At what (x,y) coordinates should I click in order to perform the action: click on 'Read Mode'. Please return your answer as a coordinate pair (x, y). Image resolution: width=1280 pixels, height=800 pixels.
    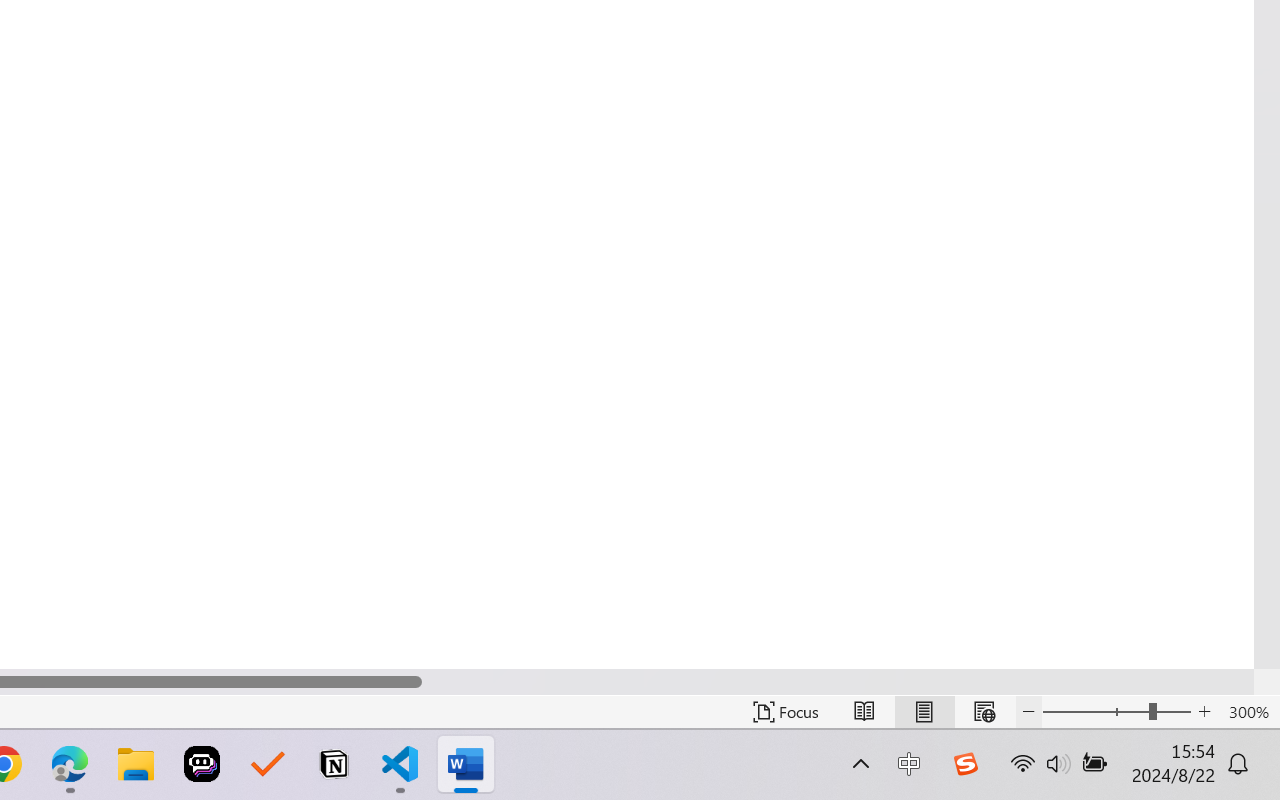
    Looking at the image, I should click on (864, 711).